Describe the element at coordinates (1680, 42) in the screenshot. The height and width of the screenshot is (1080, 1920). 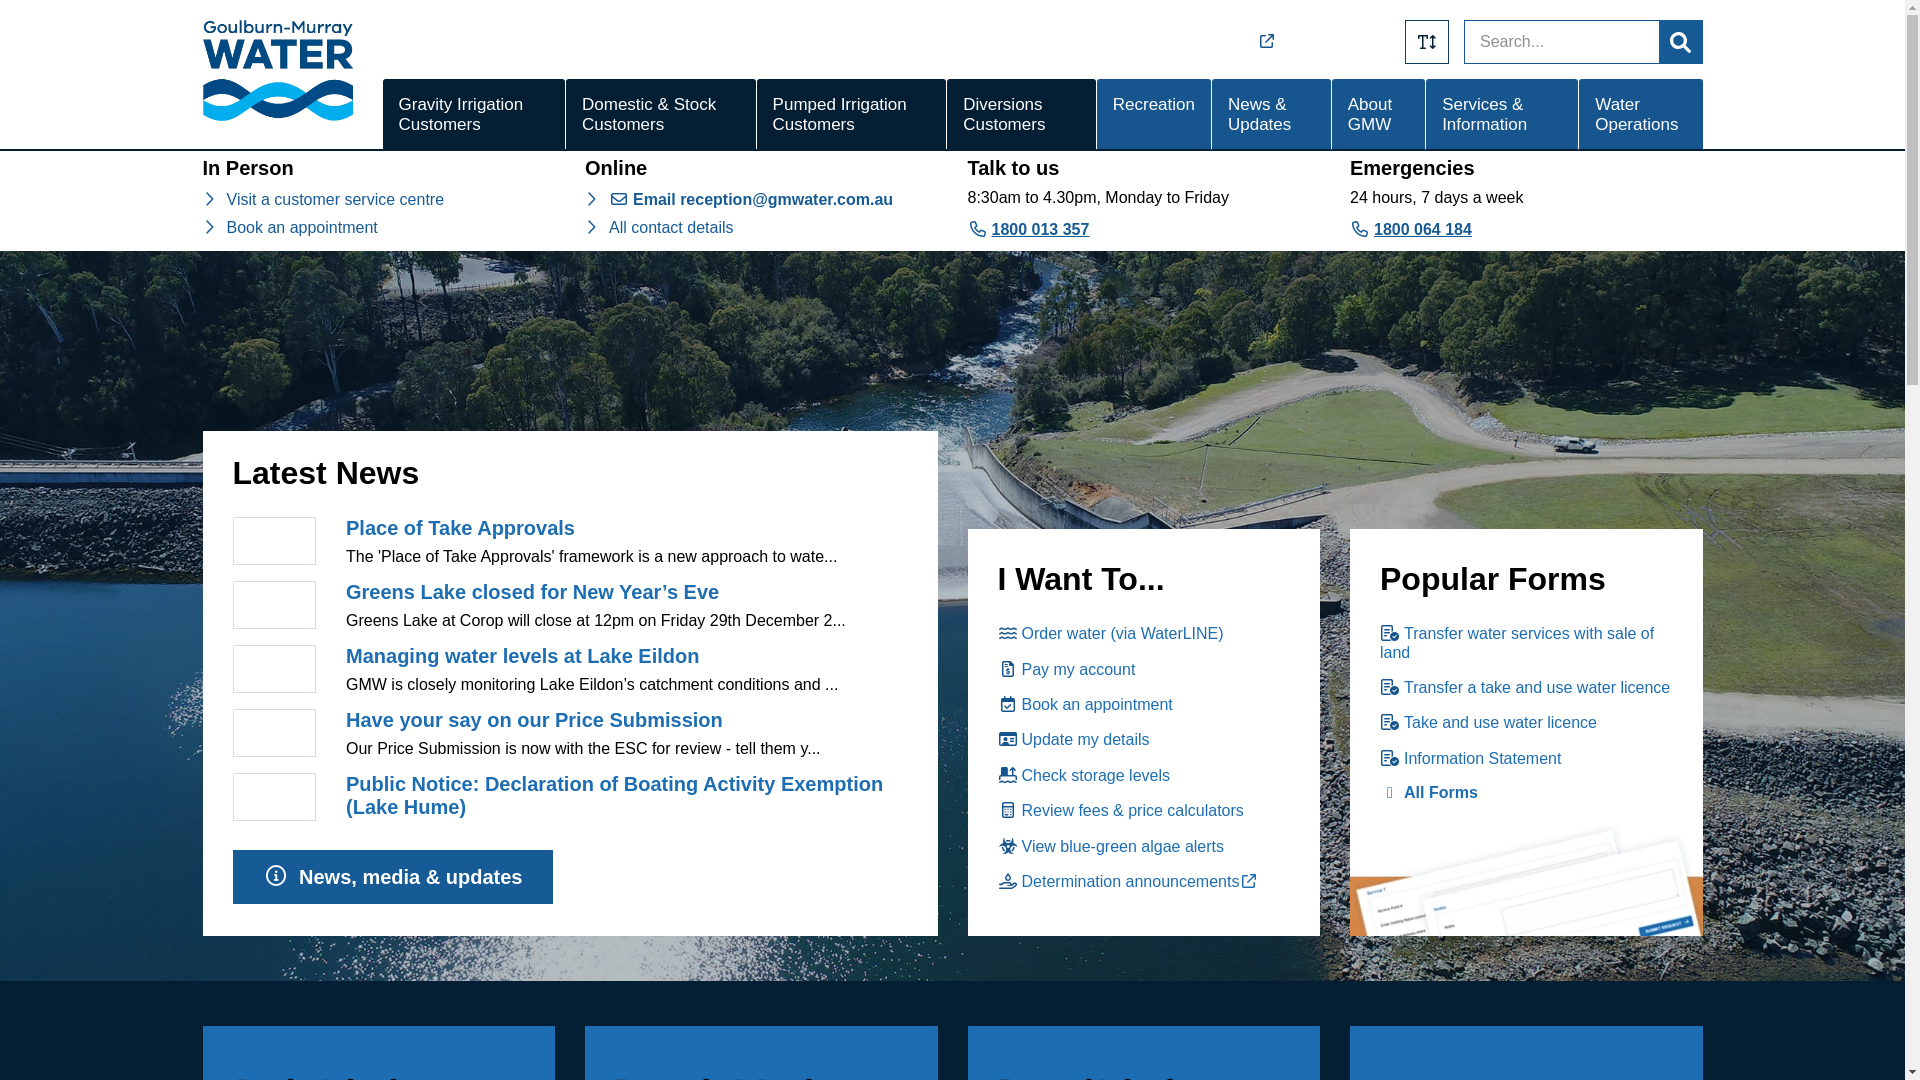
I see `'Search'` at that location.